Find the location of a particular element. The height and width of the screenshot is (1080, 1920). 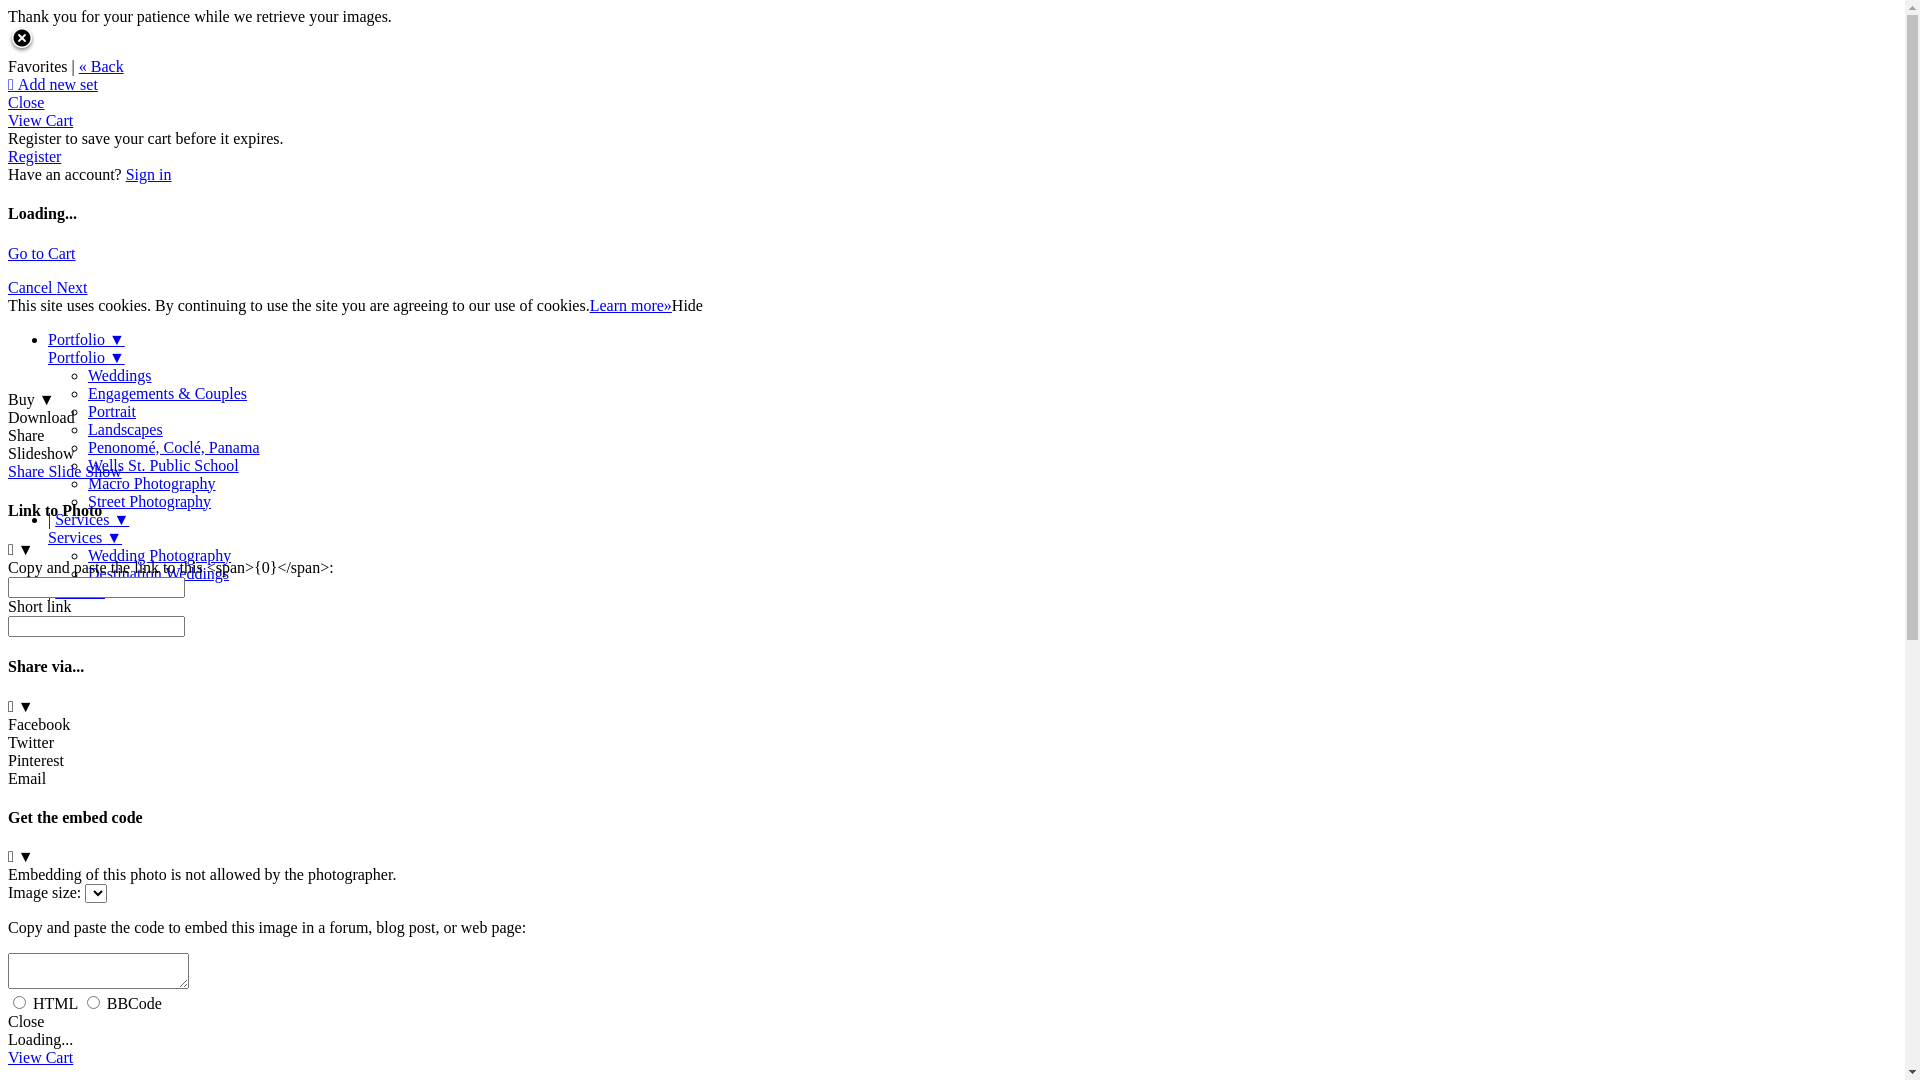

'Register' is located at coordinates (34, 155).